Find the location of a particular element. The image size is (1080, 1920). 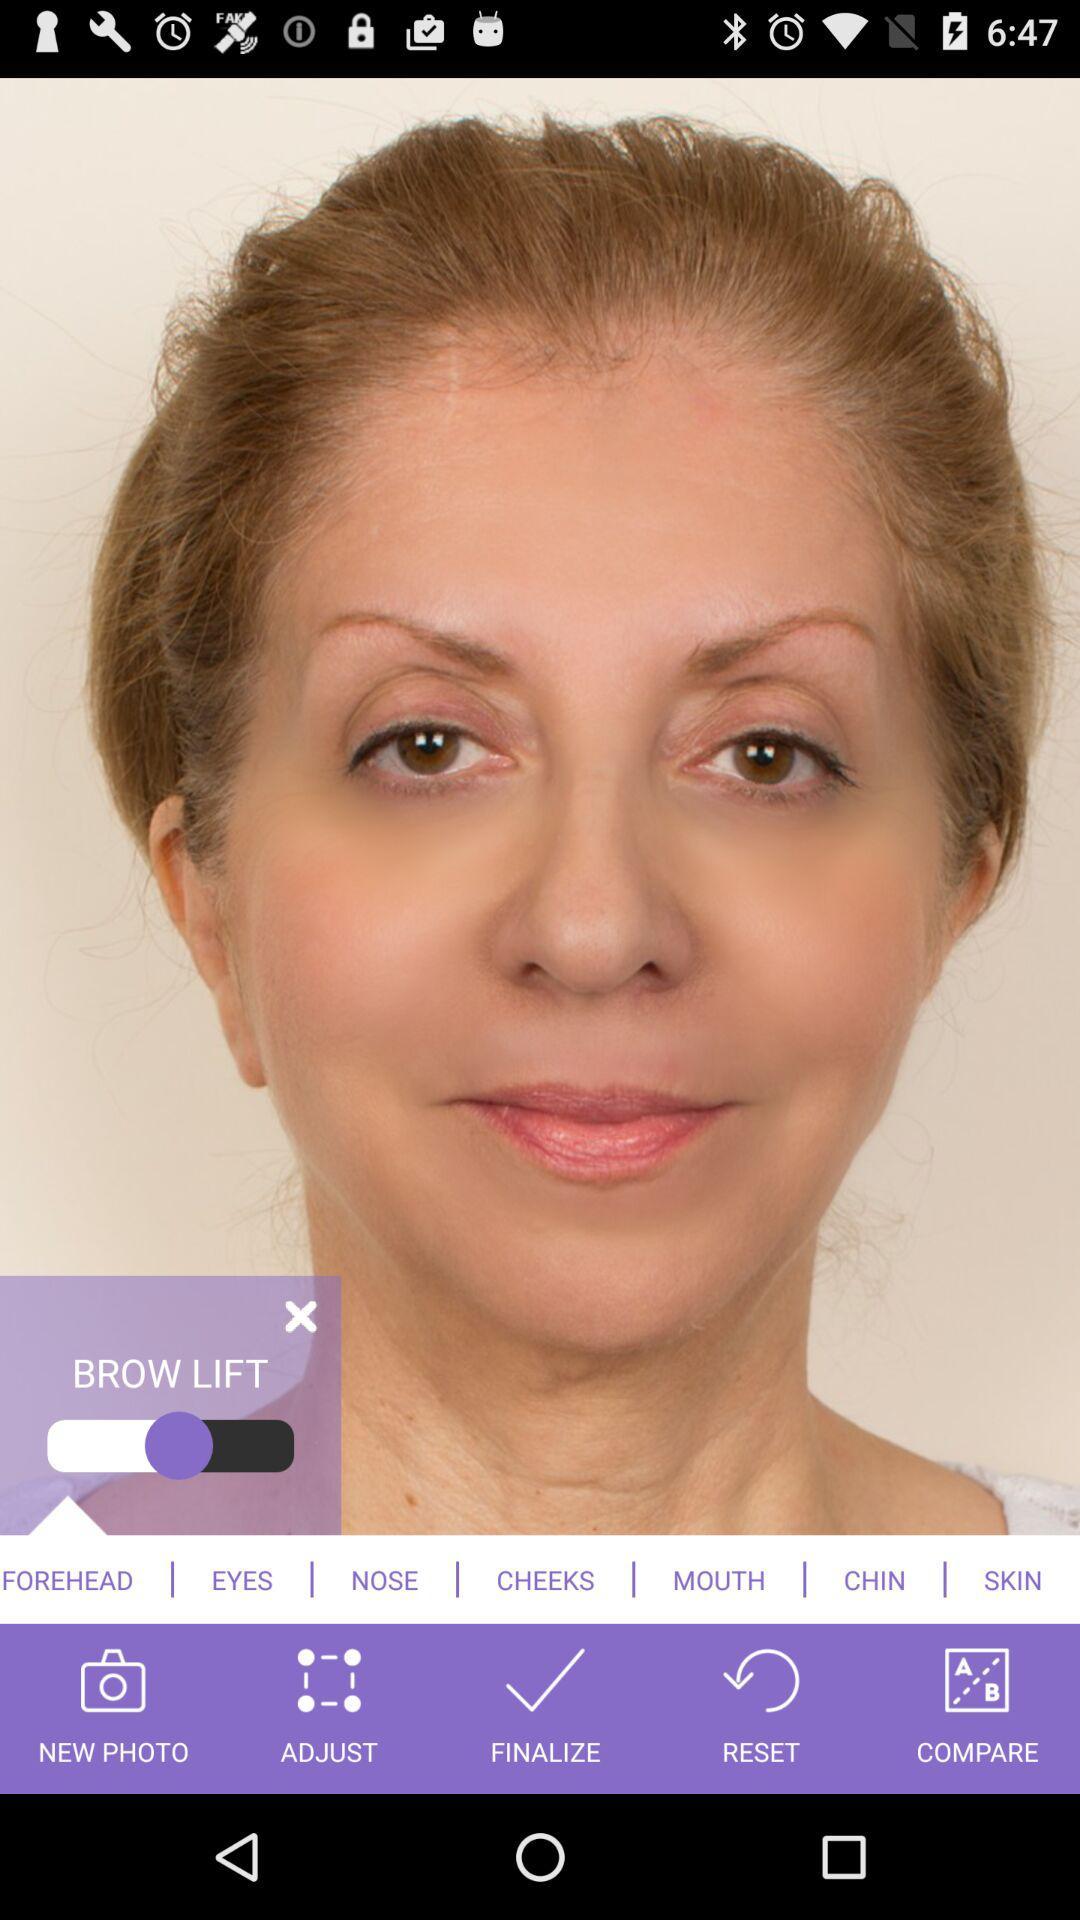

forehead app is located at coordinates (84, 1578).